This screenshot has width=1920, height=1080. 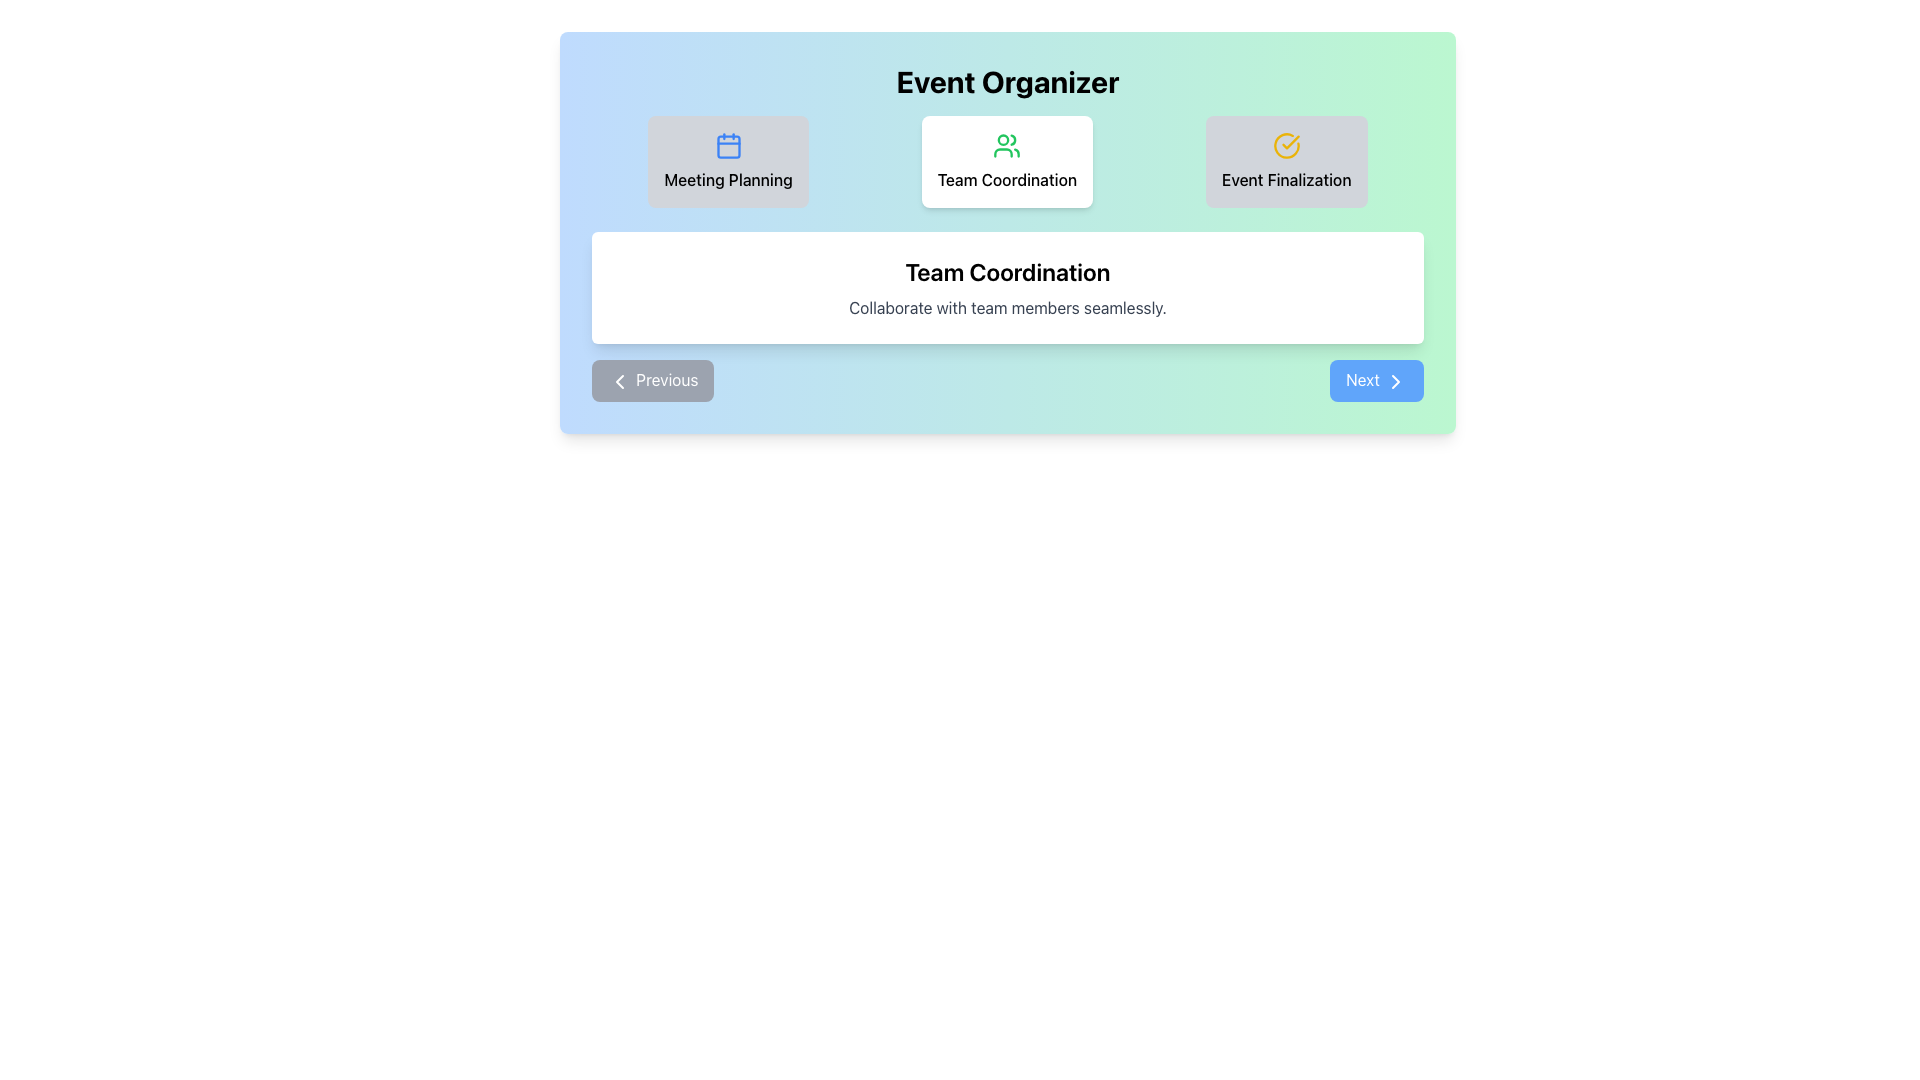 I want to click on the text label displaying 'Event Finalization', which is part of a button-like structure with a light gray background and rounded corners, positioned below a yellow check mark icon, so click(x=1286, y=180).